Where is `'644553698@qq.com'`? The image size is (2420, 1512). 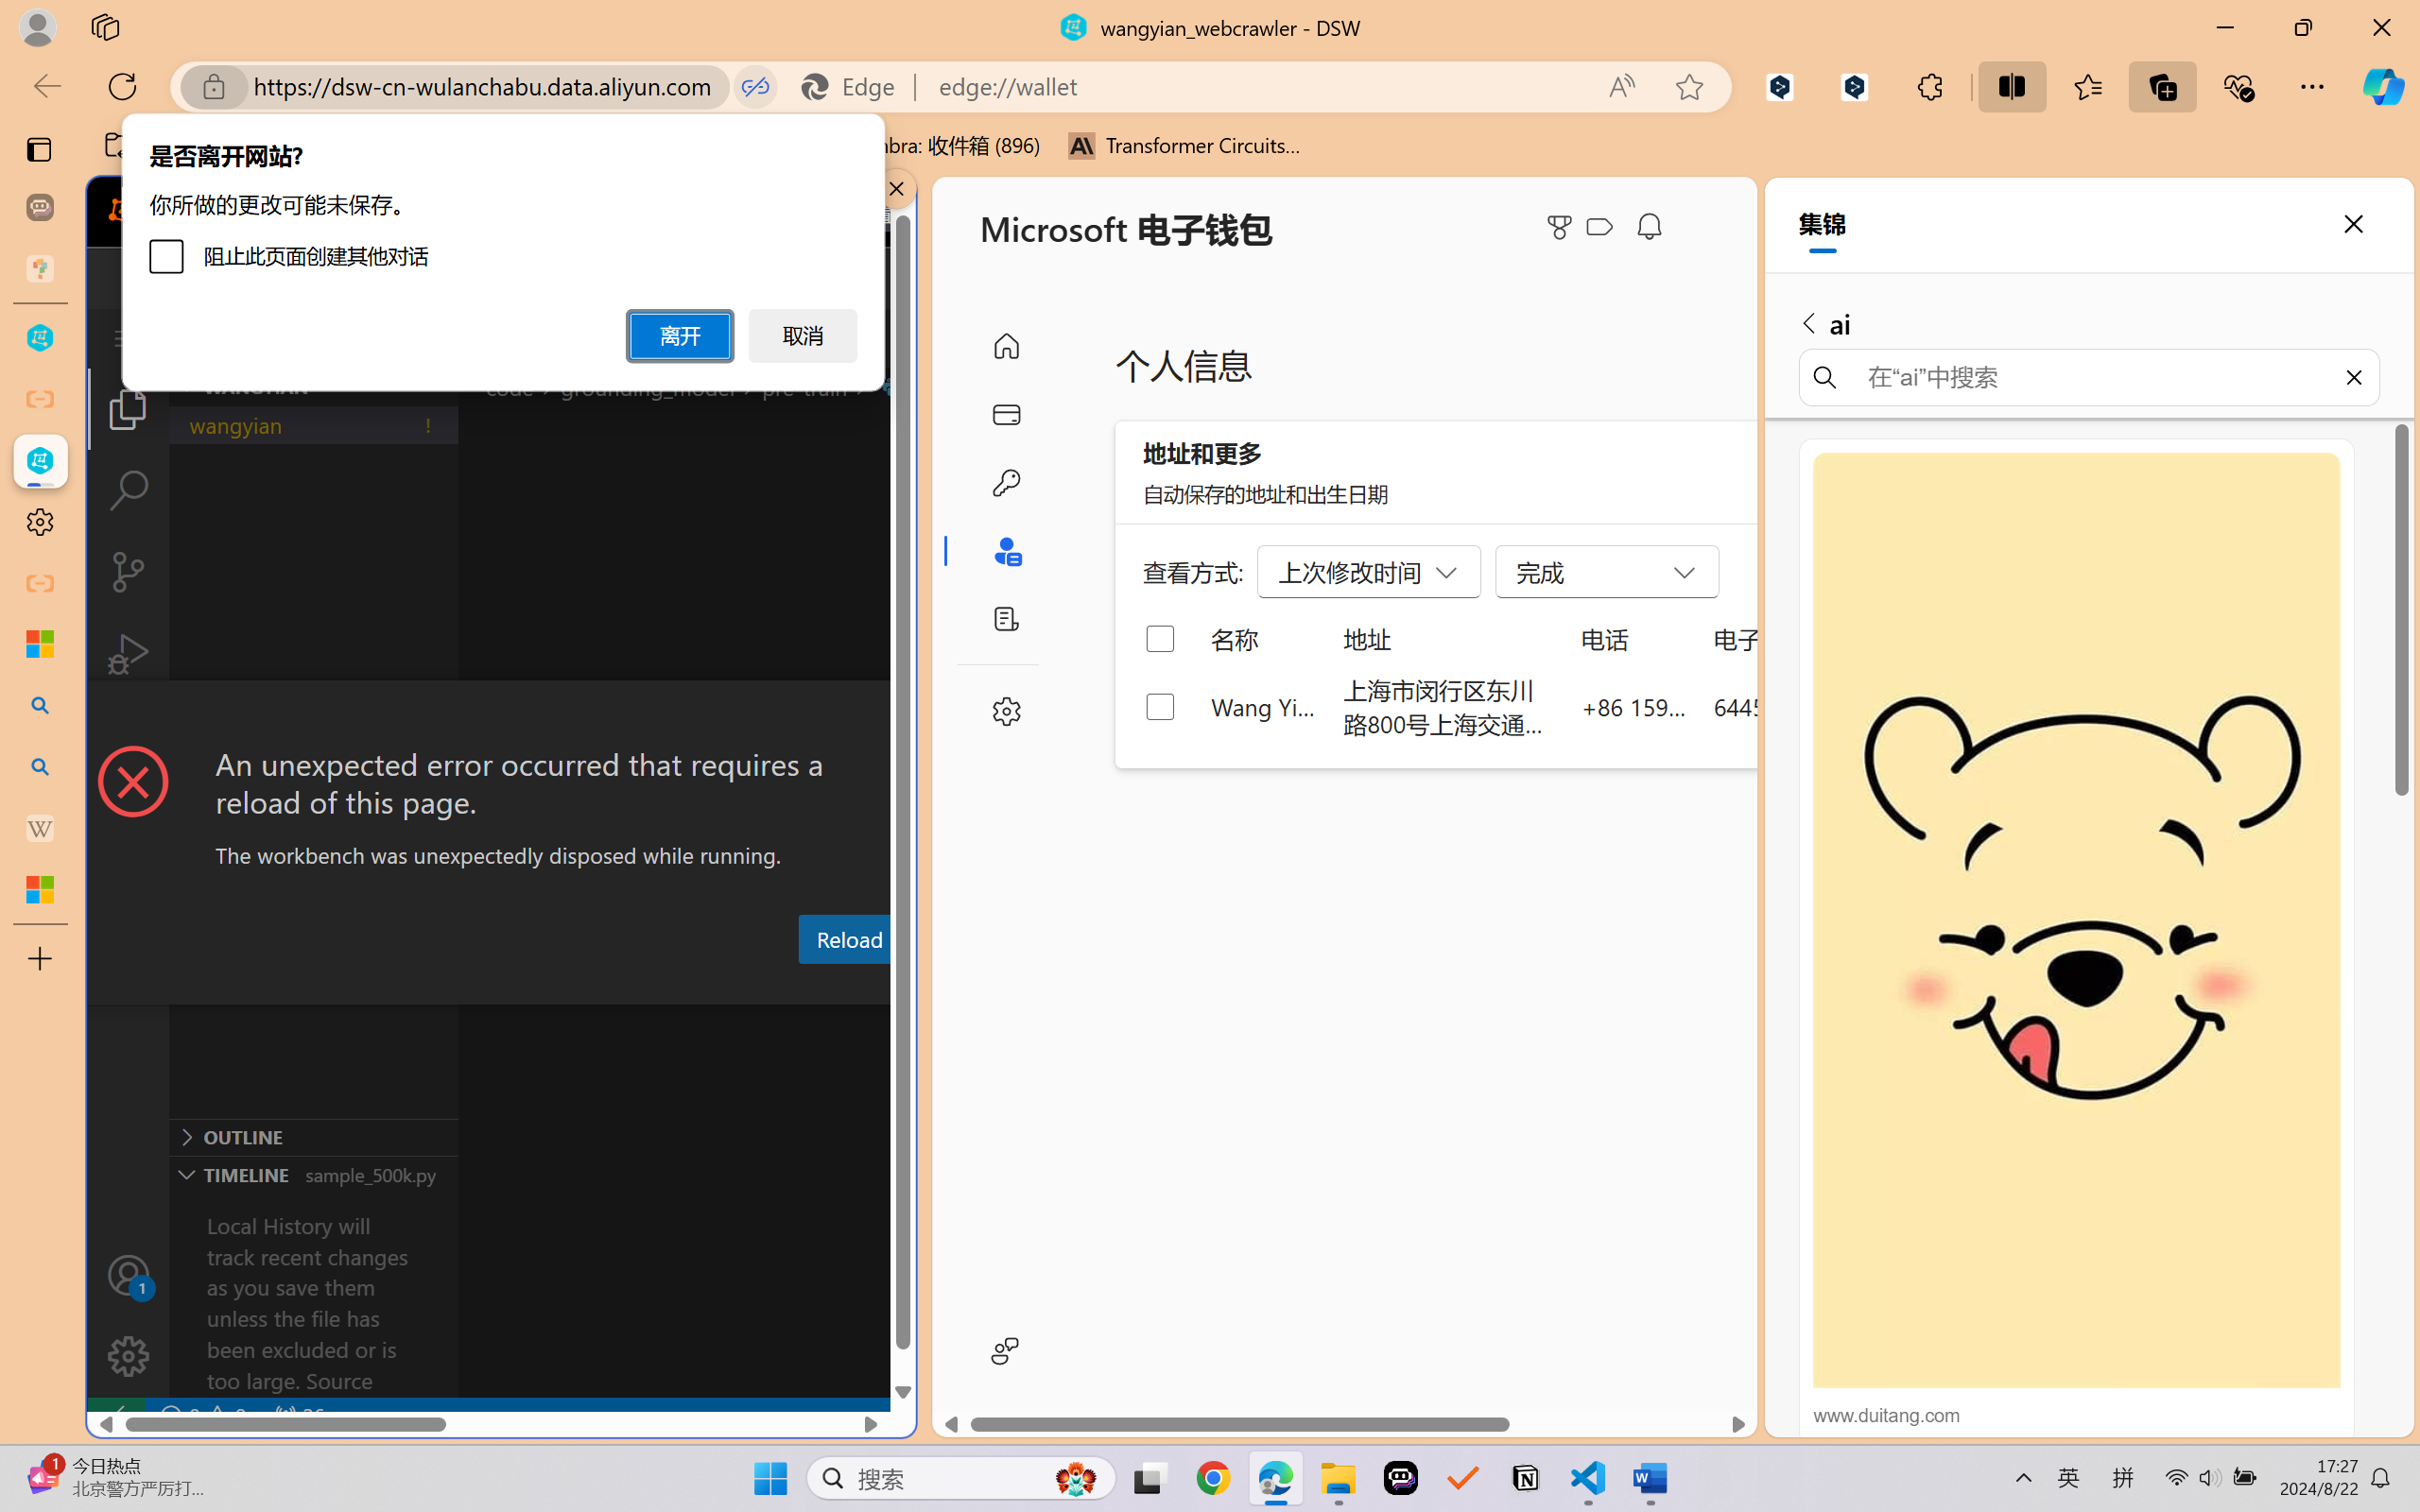
'644553698@qq.com' is located at coordinates (1818, 705).